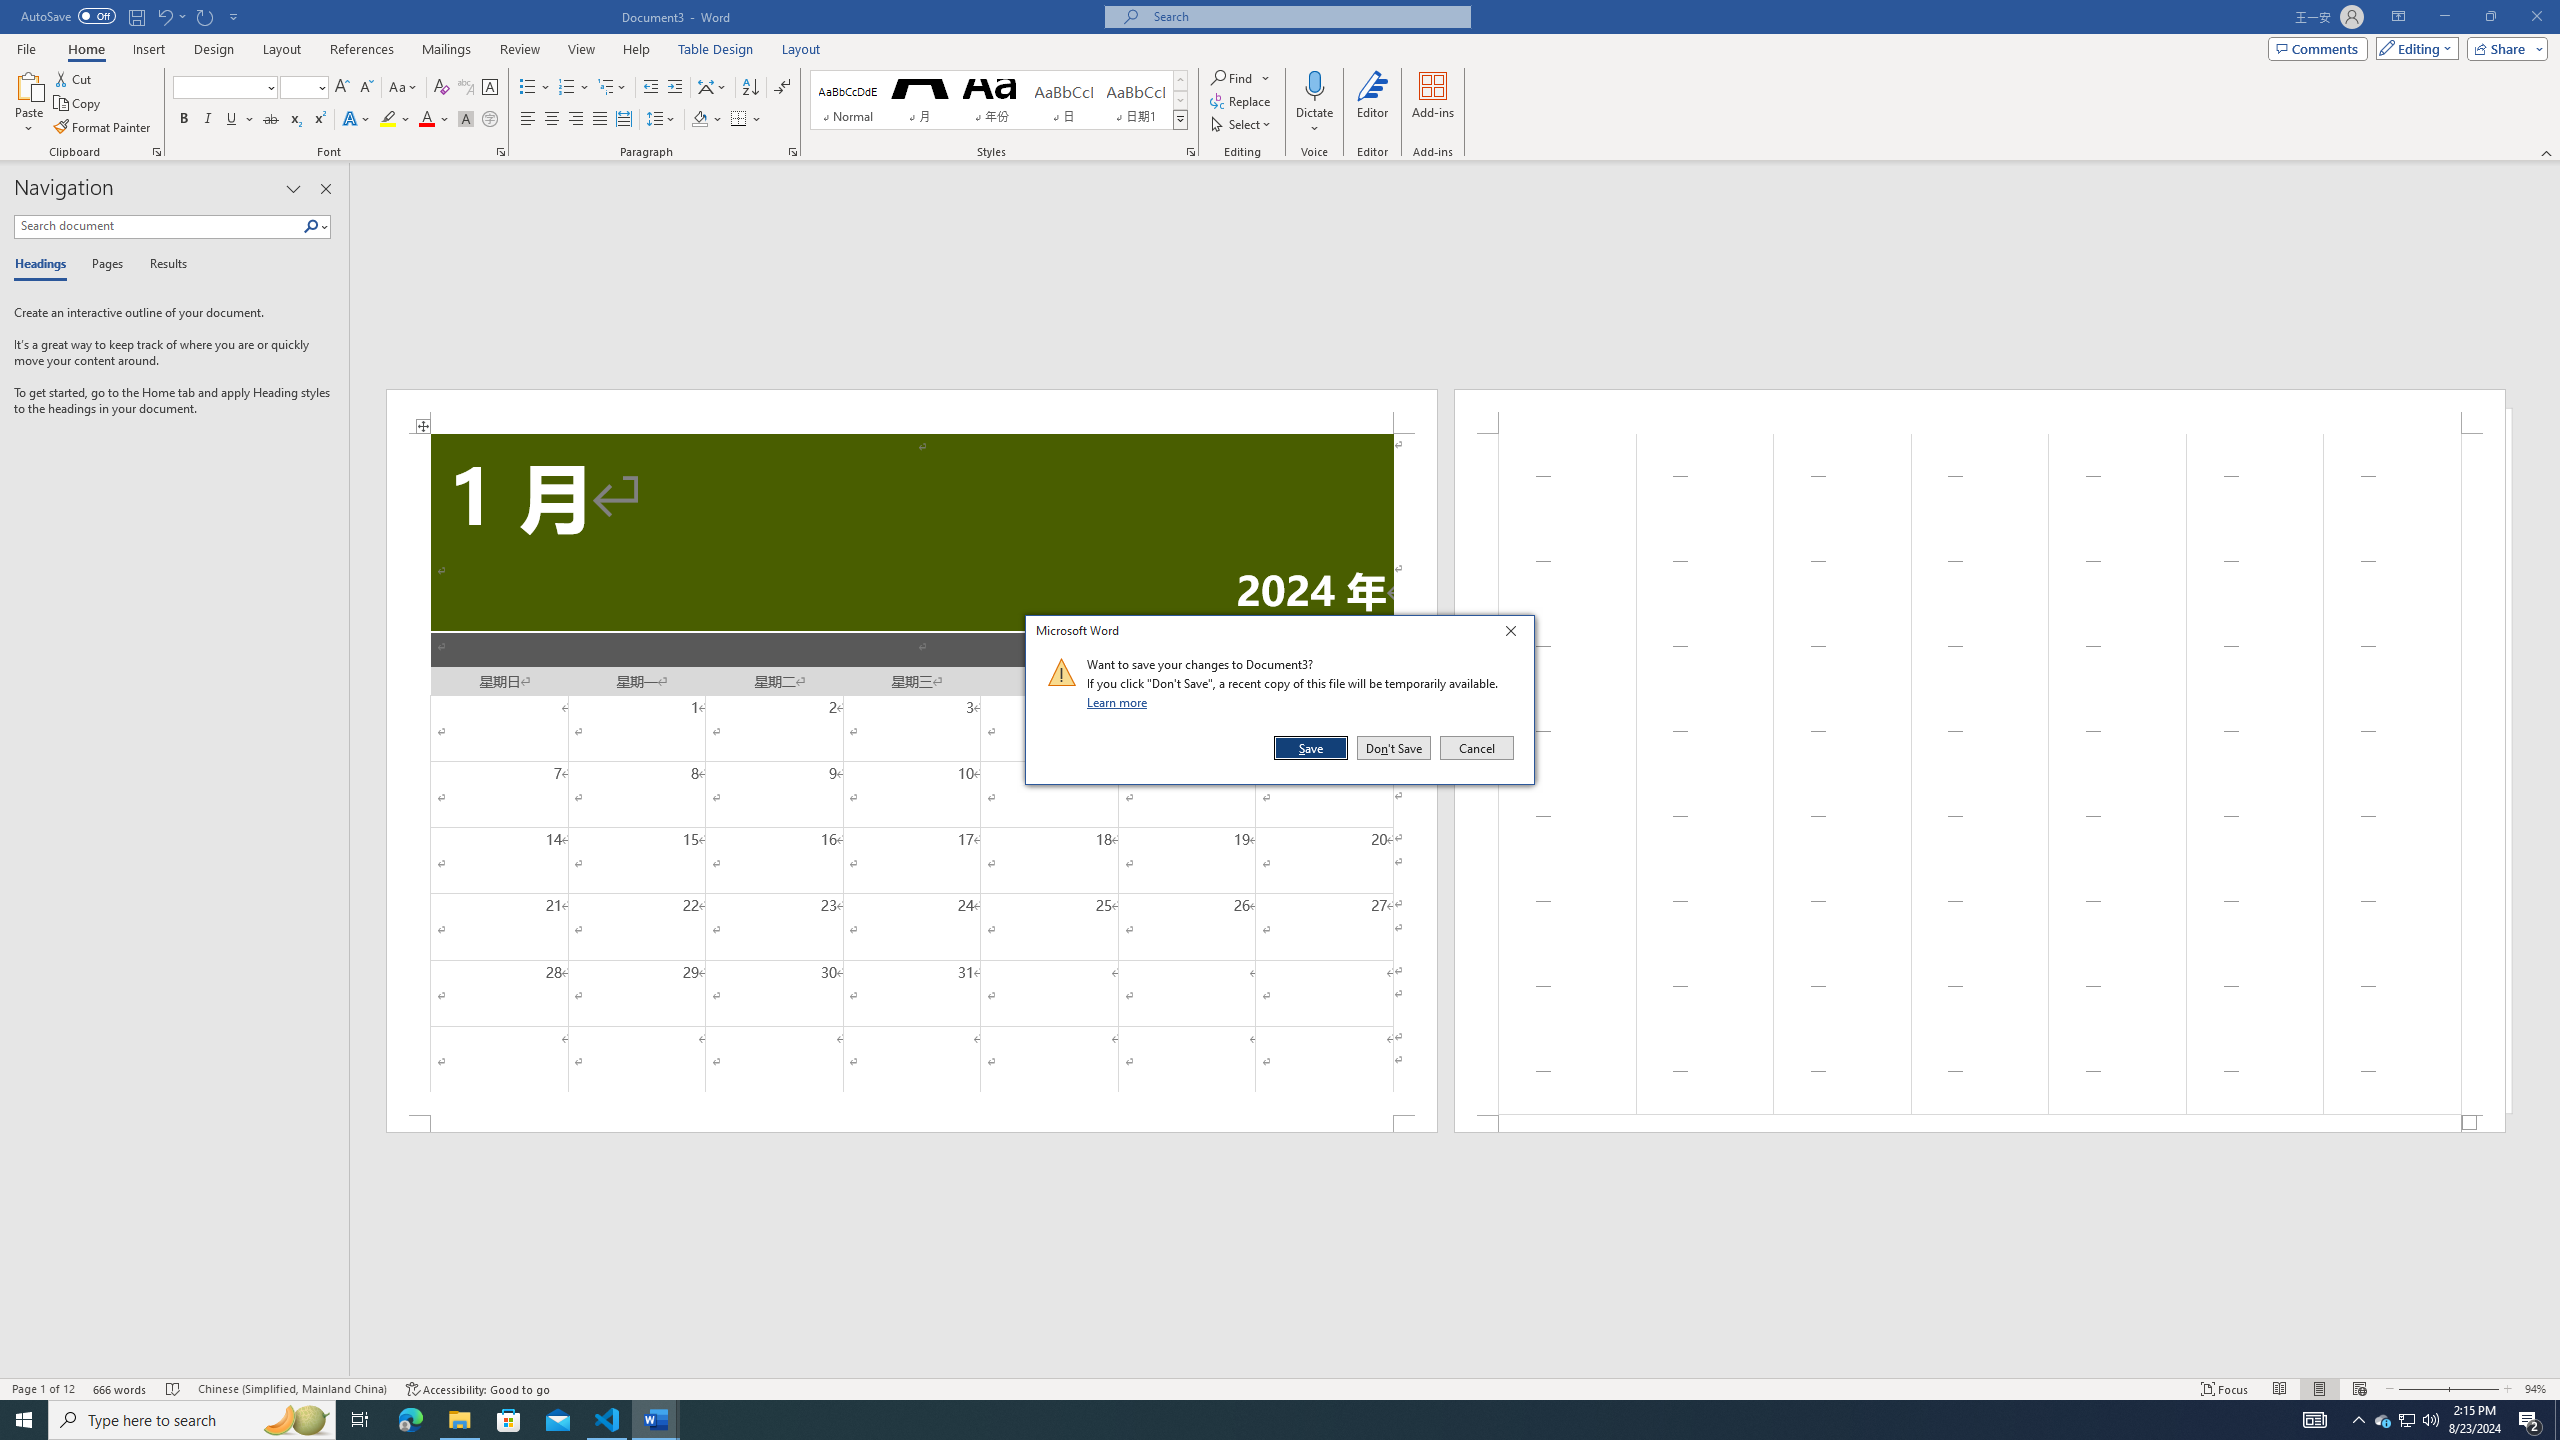  I want to click on 'Shading RGB(0, 0, 0)', so click(700, 118).